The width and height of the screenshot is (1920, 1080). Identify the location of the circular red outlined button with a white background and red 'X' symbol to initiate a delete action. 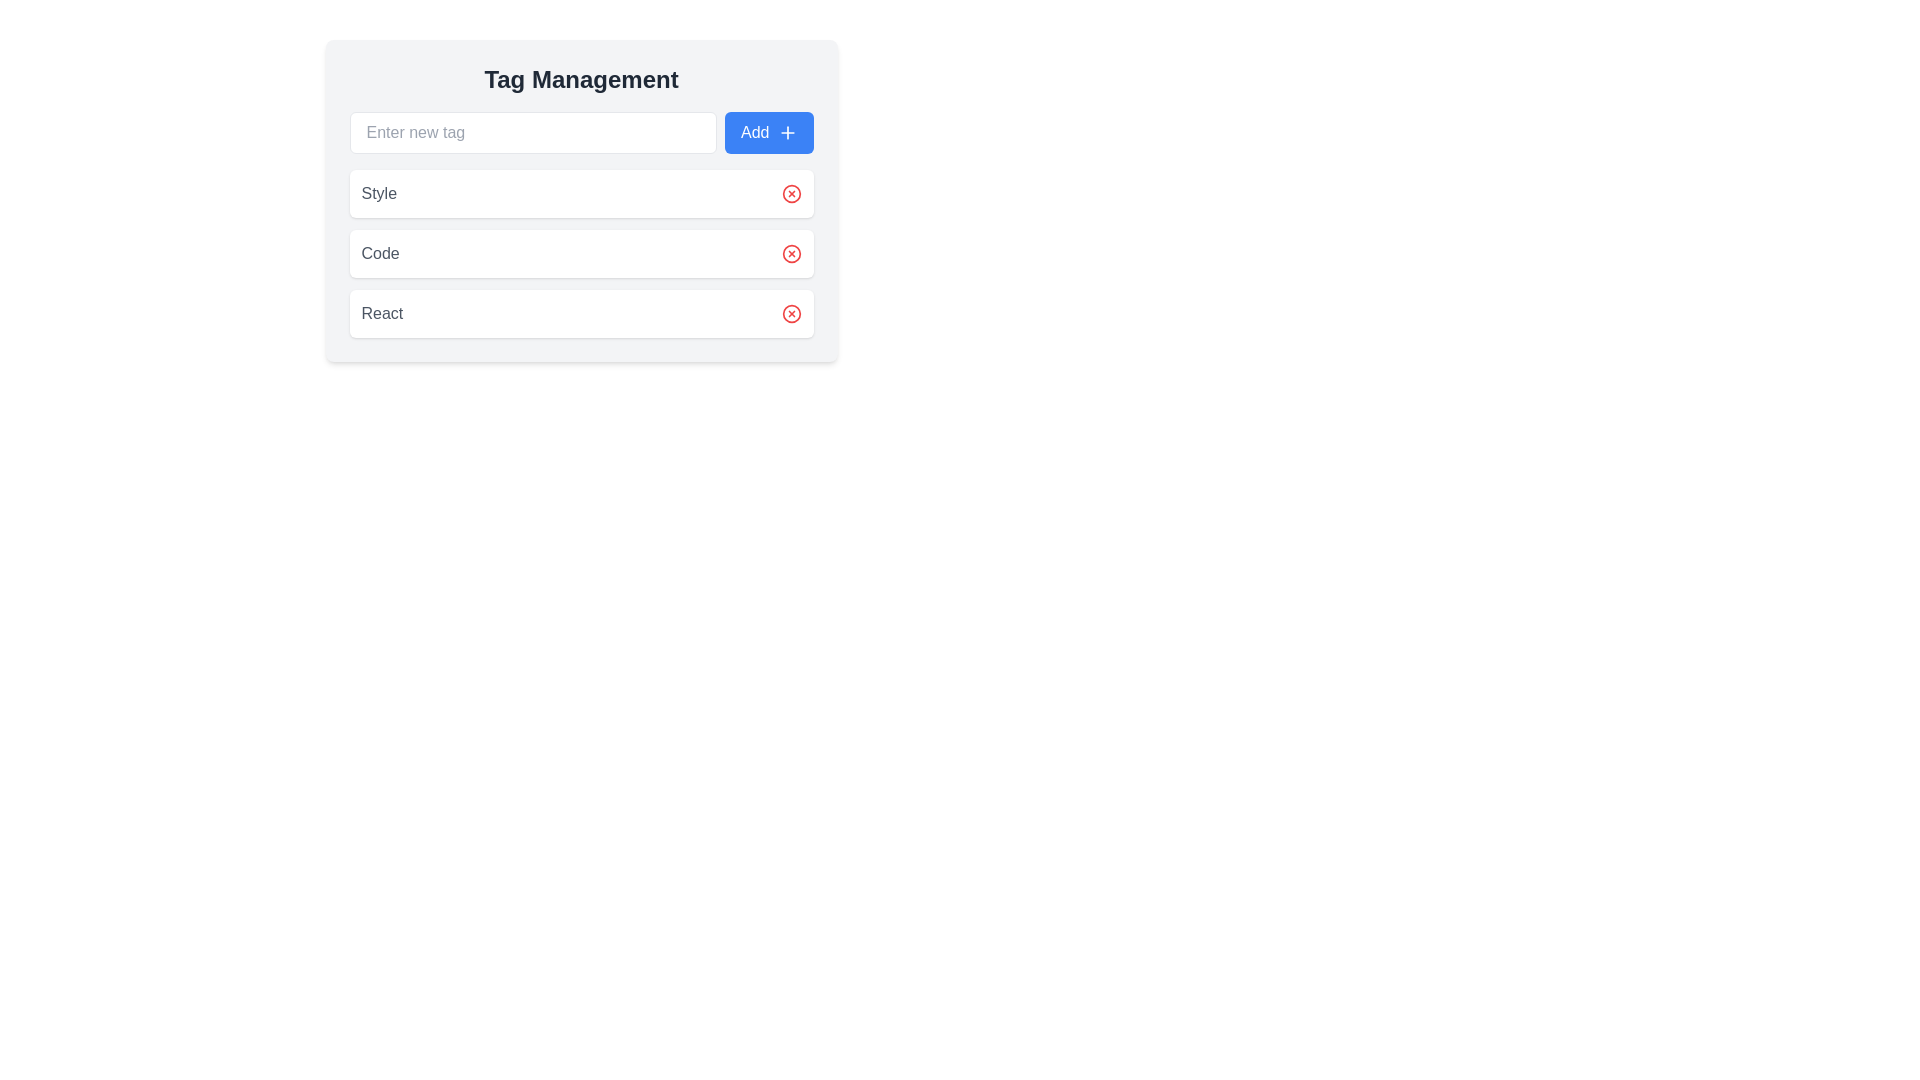
(790, 313).